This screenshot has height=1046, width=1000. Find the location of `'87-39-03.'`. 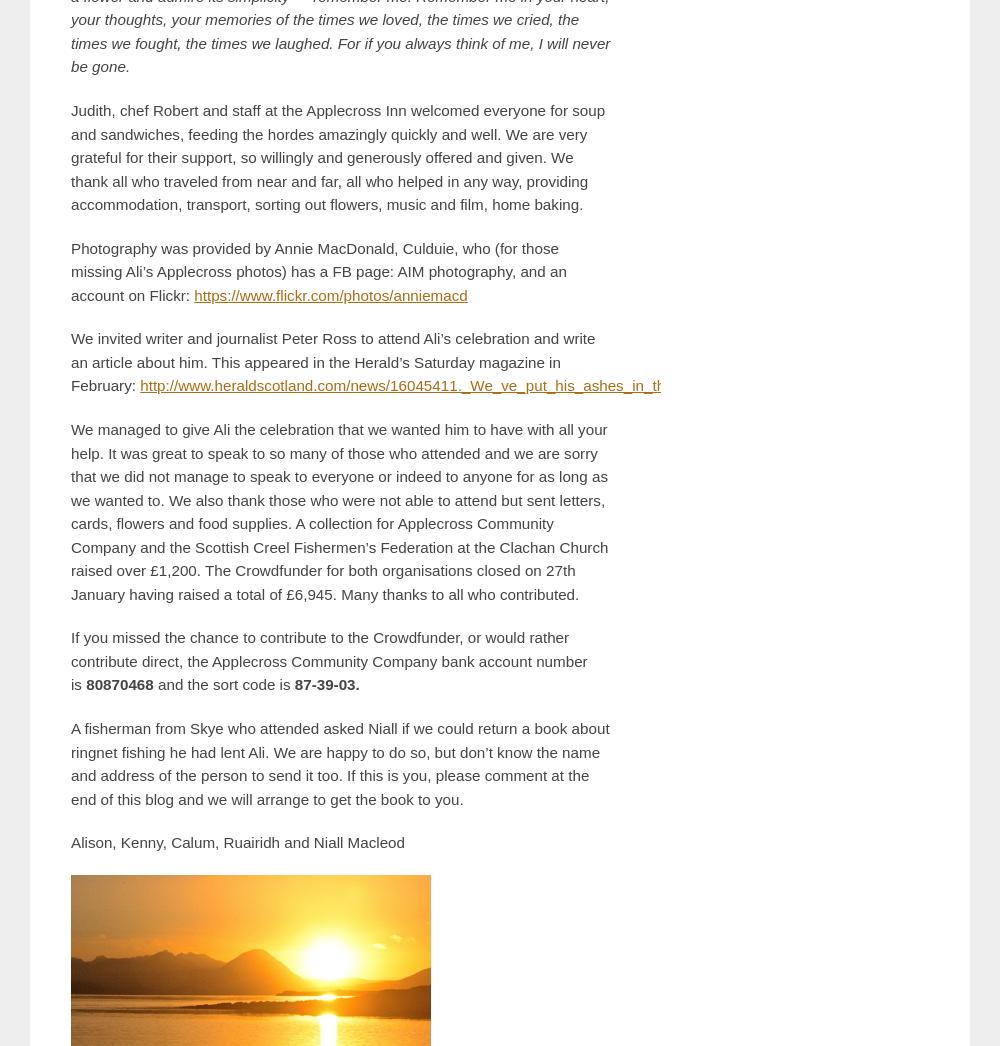

'87-39-03.' is located at coordinates (325, 684).